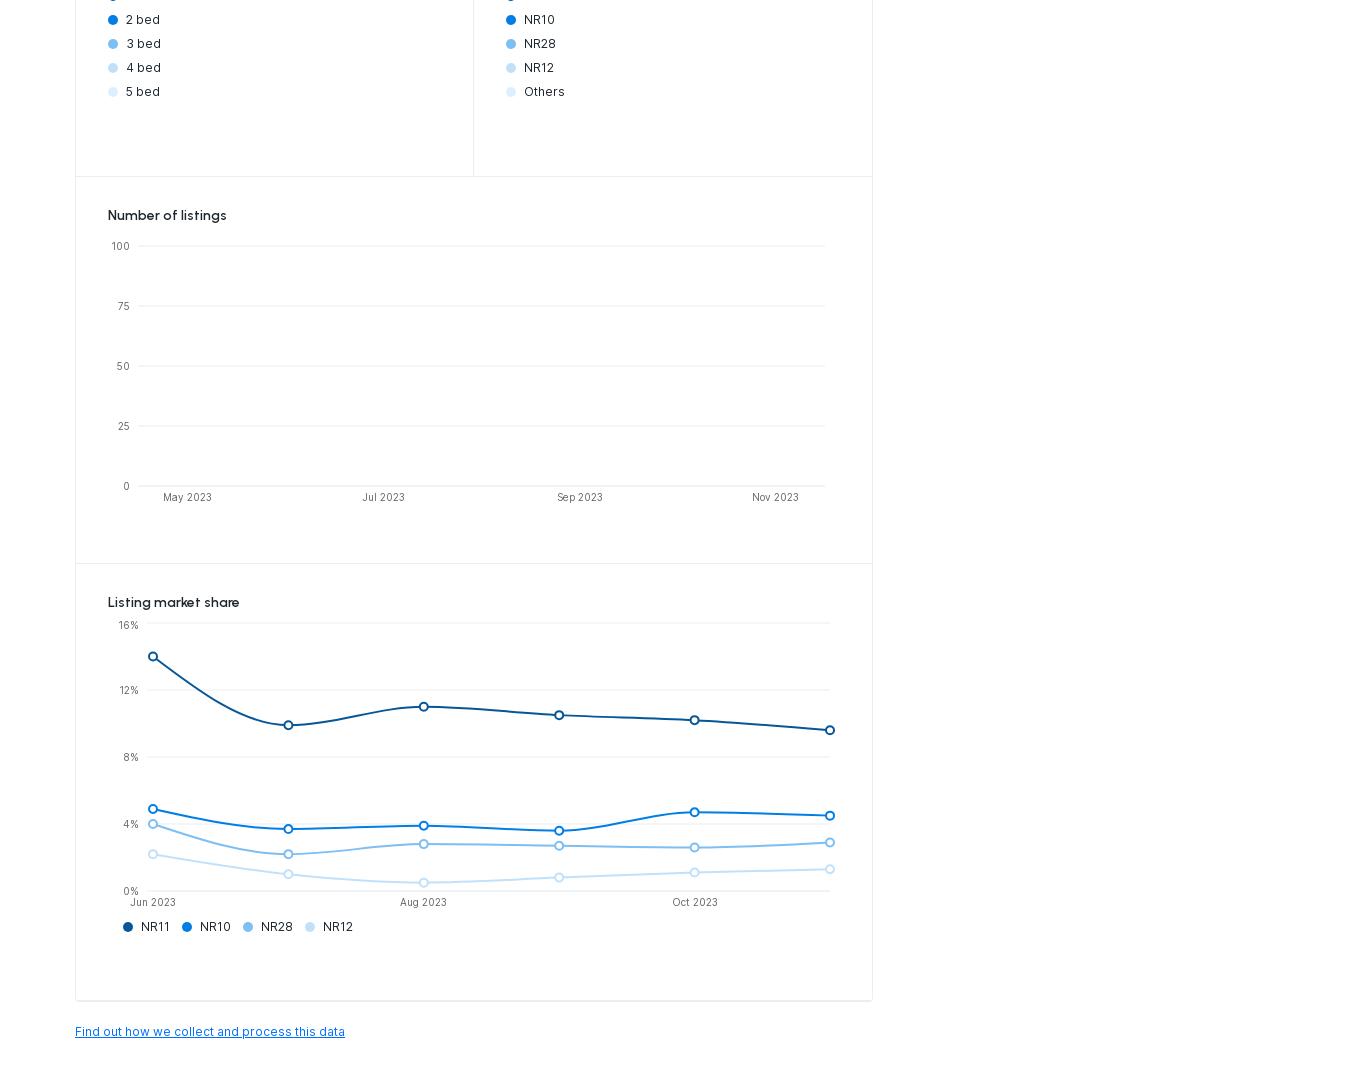 The image size is (1366, 1068). What do you see at coordinates (121, 888) in the screenshot?
I see `'0%'` at bounding box center [121, 888].